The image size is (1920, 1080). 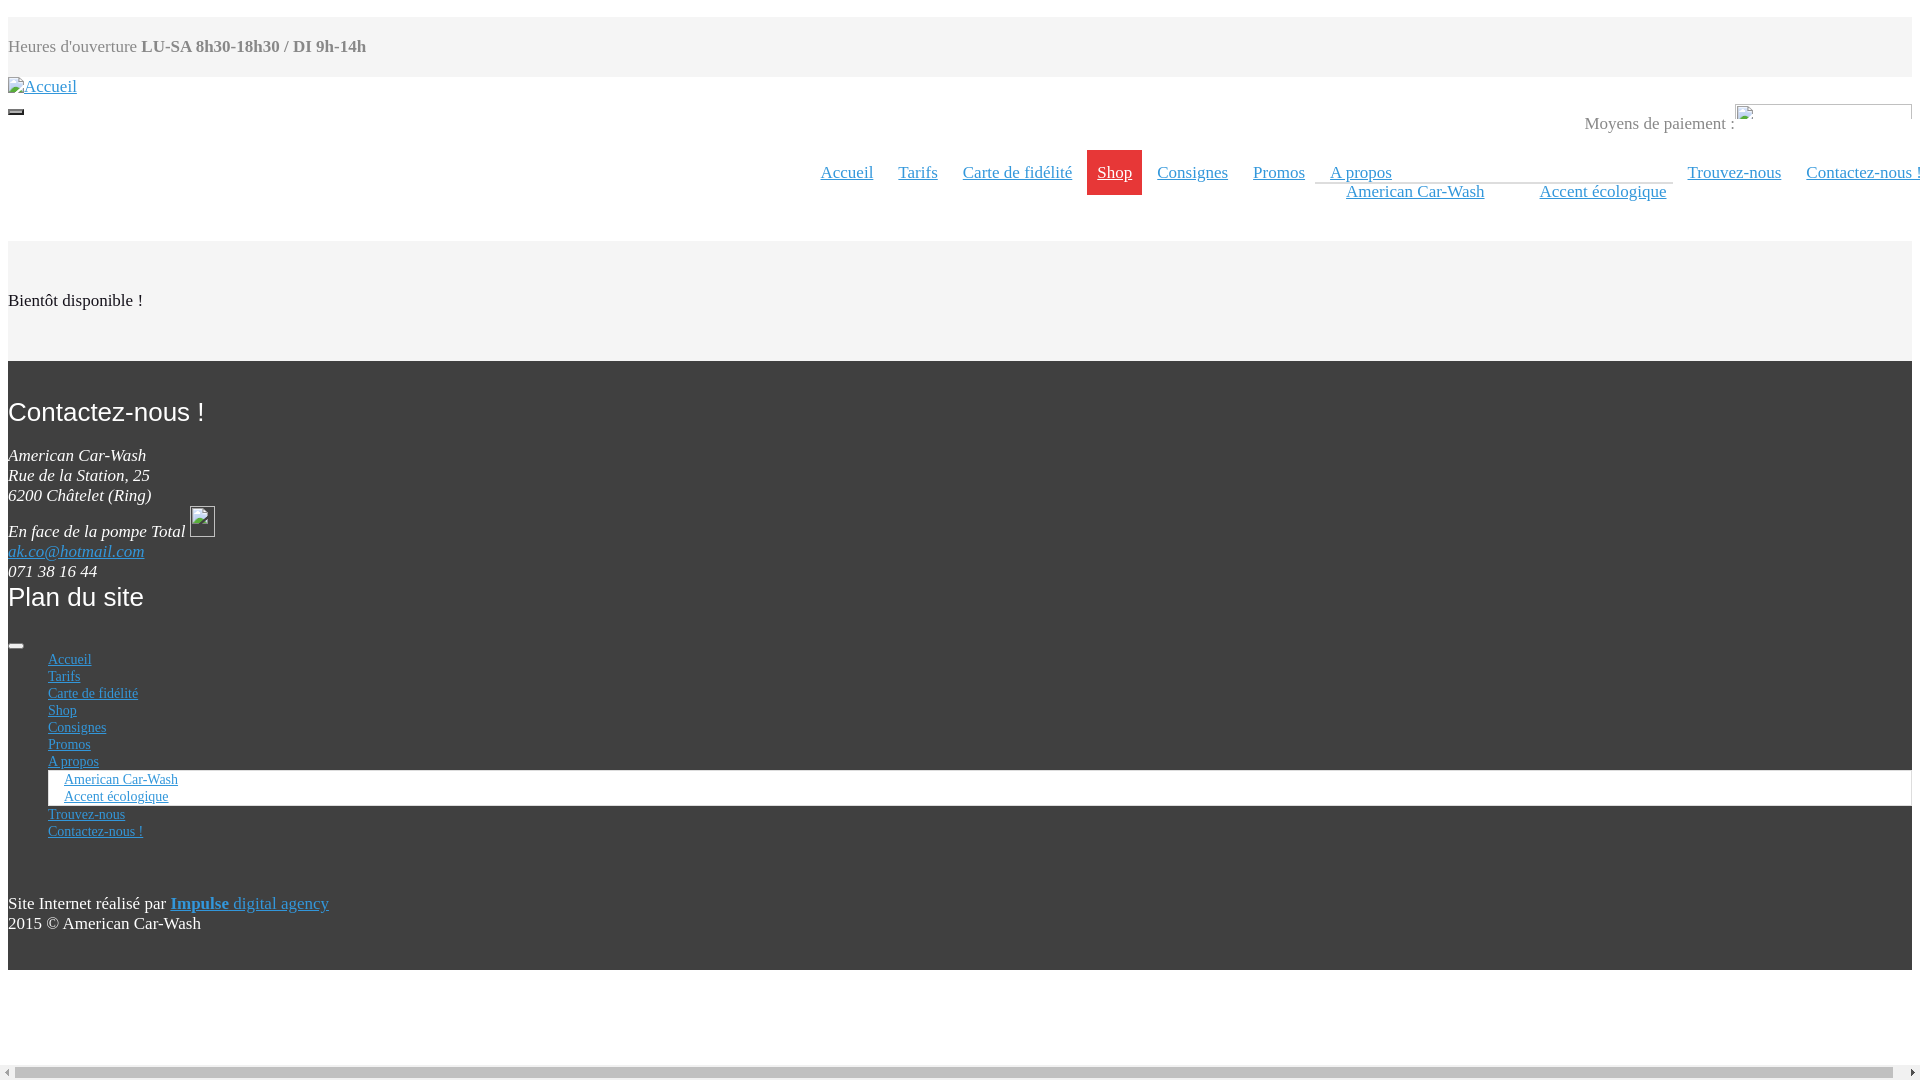 I want to click on 'Tarifs', so click(x=48, y=675).